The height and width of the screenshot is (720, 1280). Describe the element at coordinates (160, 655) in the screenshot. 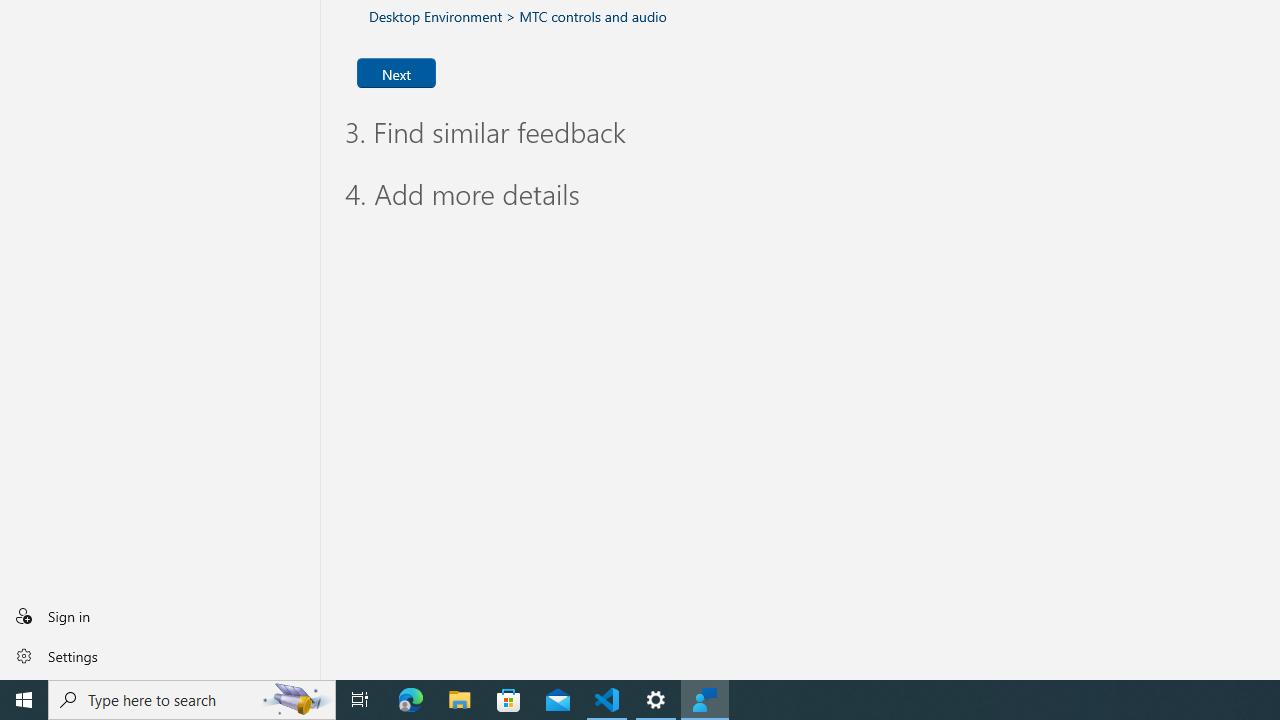

I see `'Settings'` at that location.